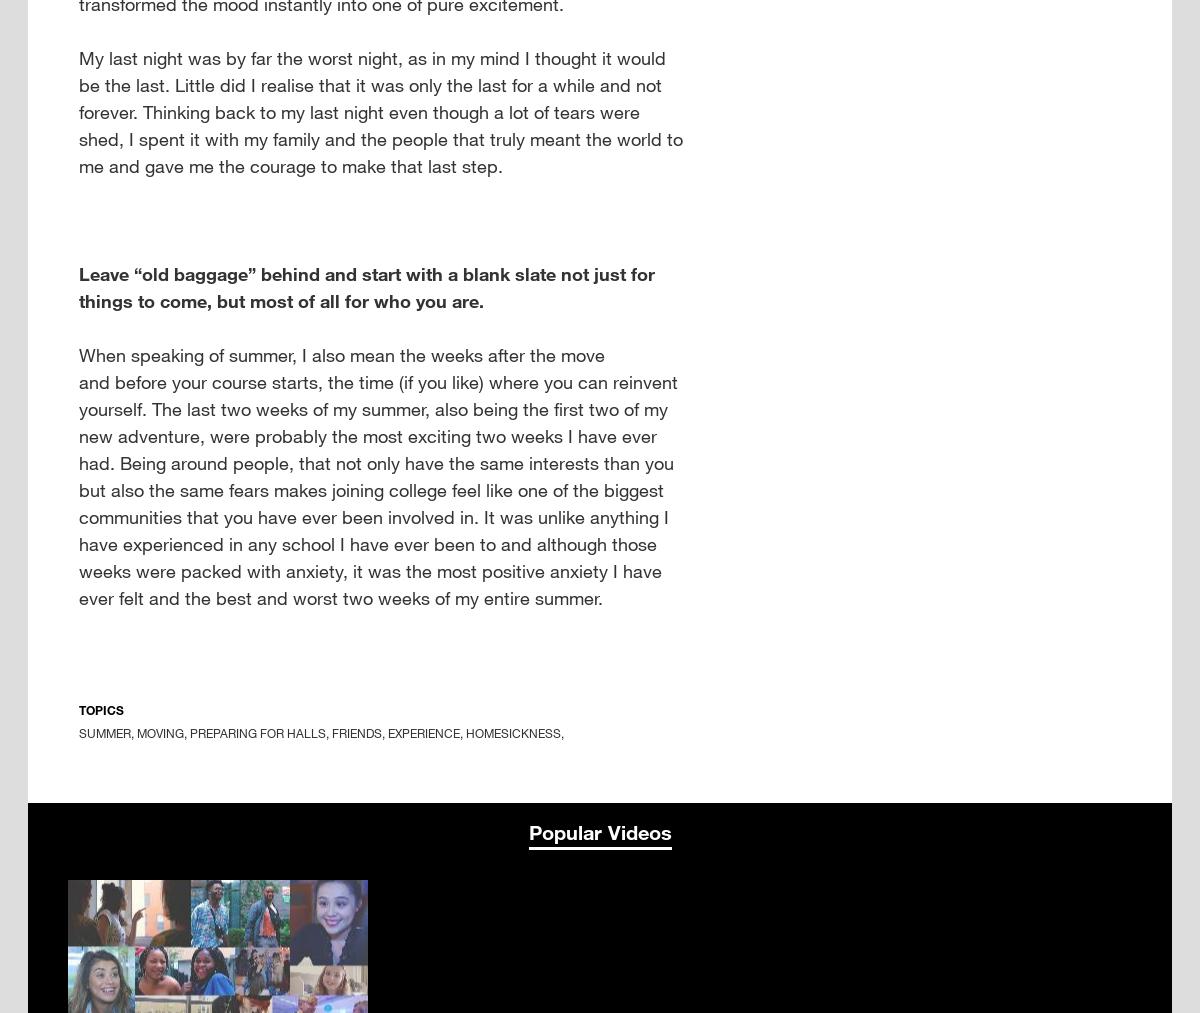 Image resolution: width=1200 pixels, height=1013 pixels. What do you see at coordinates (366, 285) in the screenshot?
I see `'Leave “old baggage” behind and start with a blank slate not just for things to come, but most of all for who you are.'` at bounding box center [366, 285].